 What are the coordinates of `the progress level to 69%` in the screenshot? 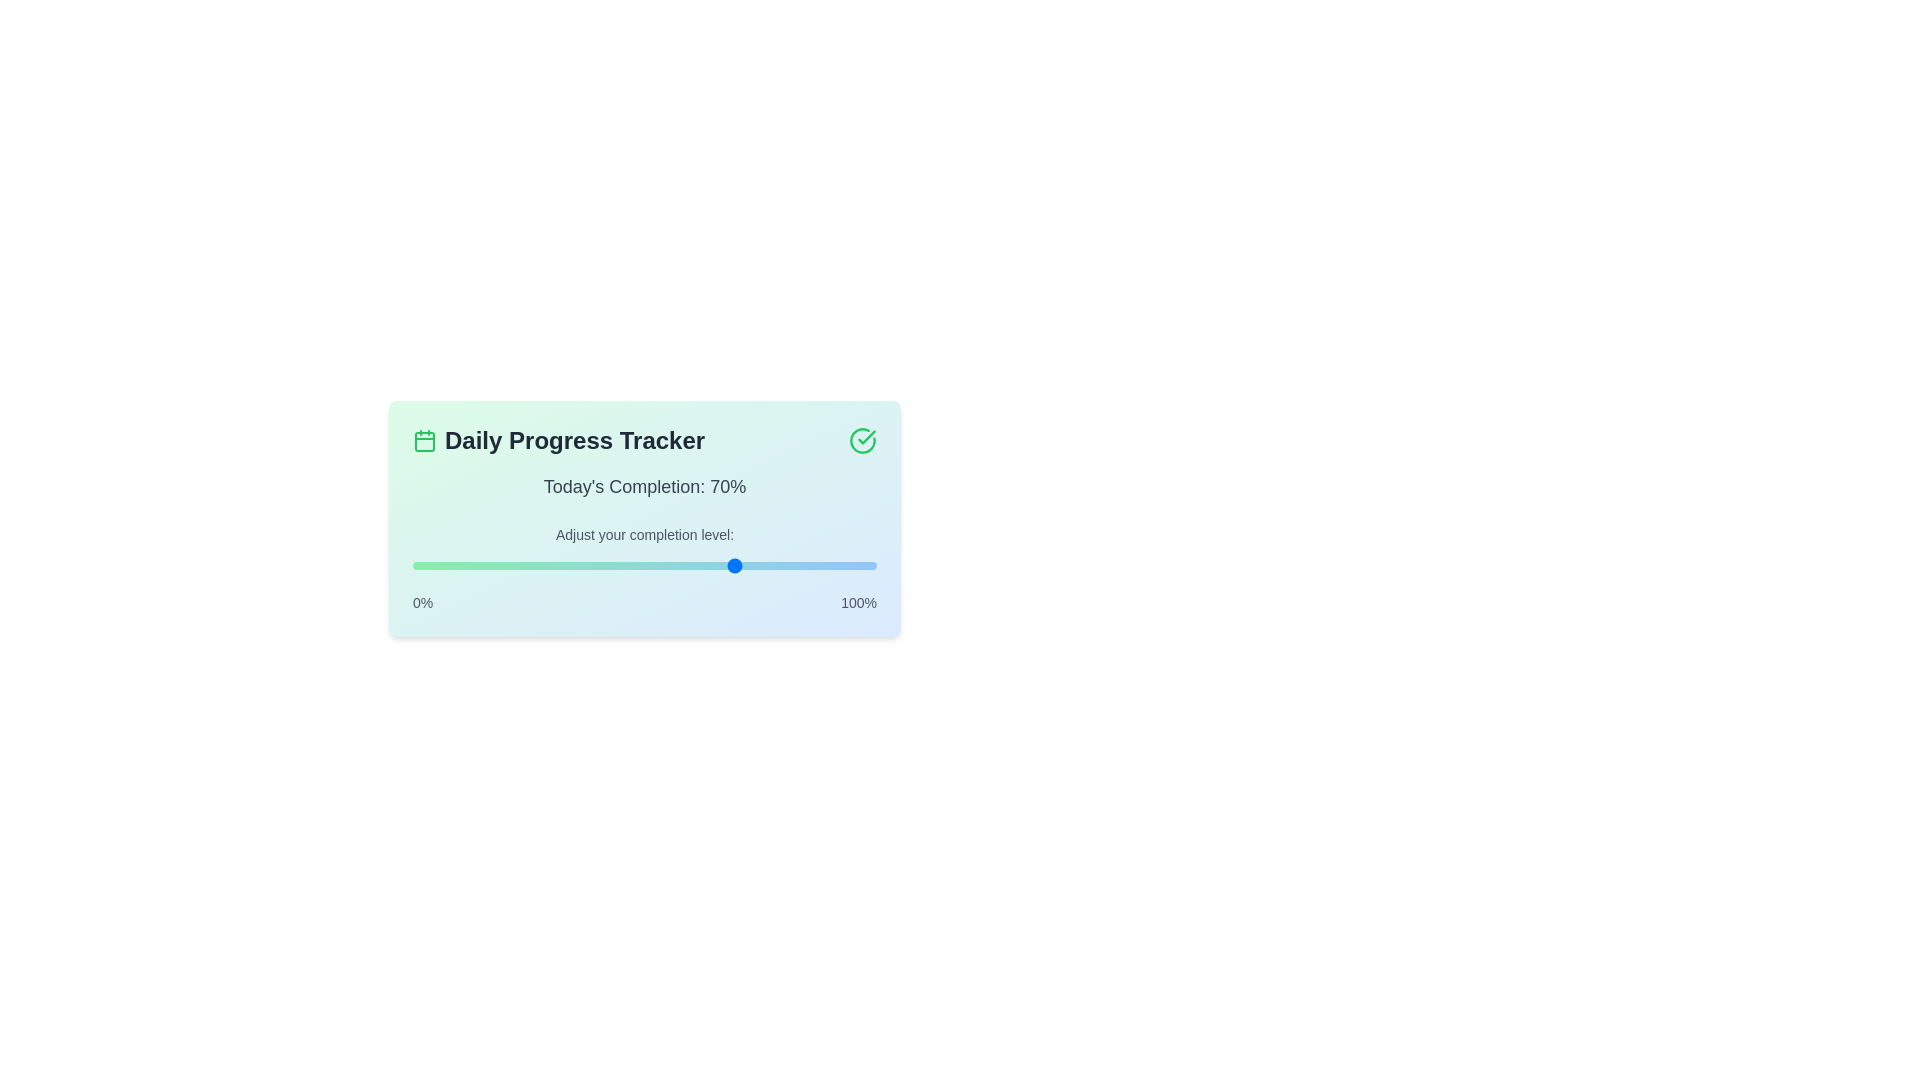 It's located at (732, 566).